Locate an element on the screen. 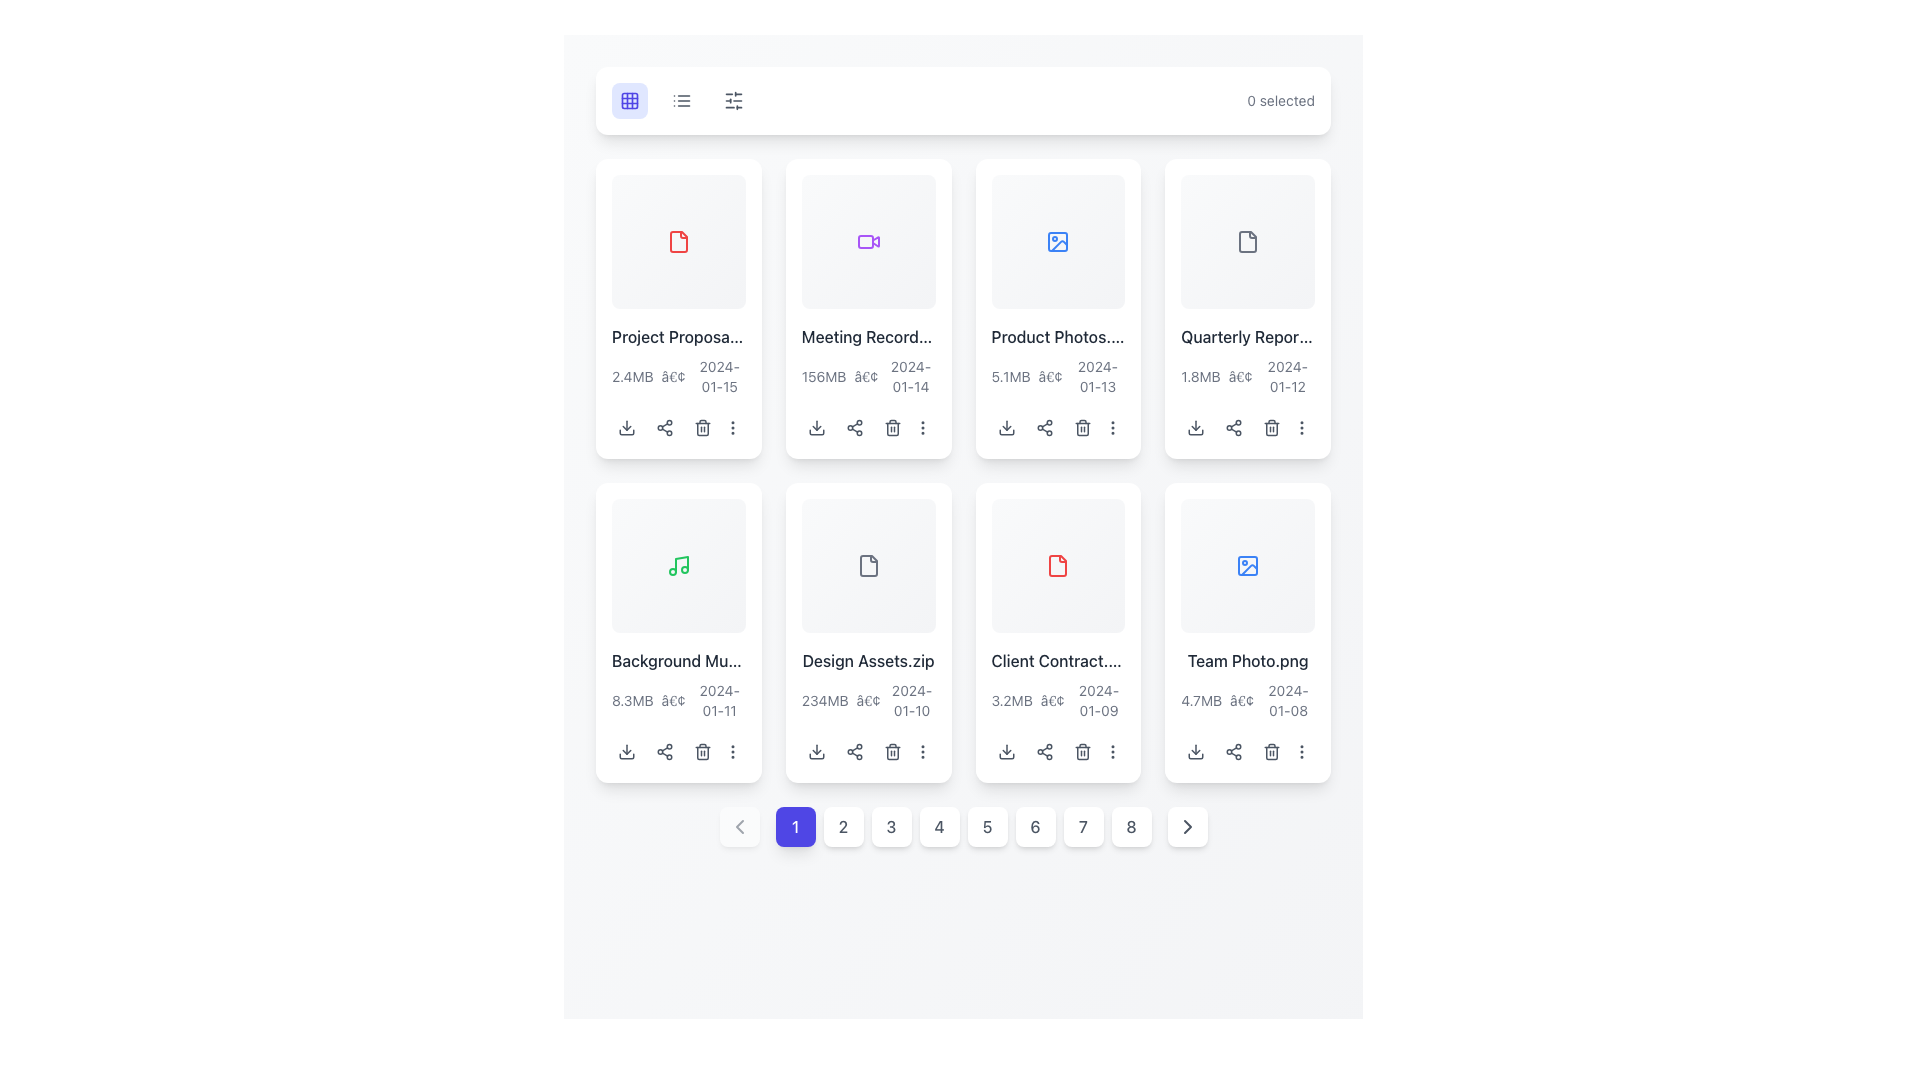 The image size is (1920, 1080). the download icon button located at the bottom of the 'Team Photo.png' card in the last row of items to initiate the download is located at coordinates (1196, 751).